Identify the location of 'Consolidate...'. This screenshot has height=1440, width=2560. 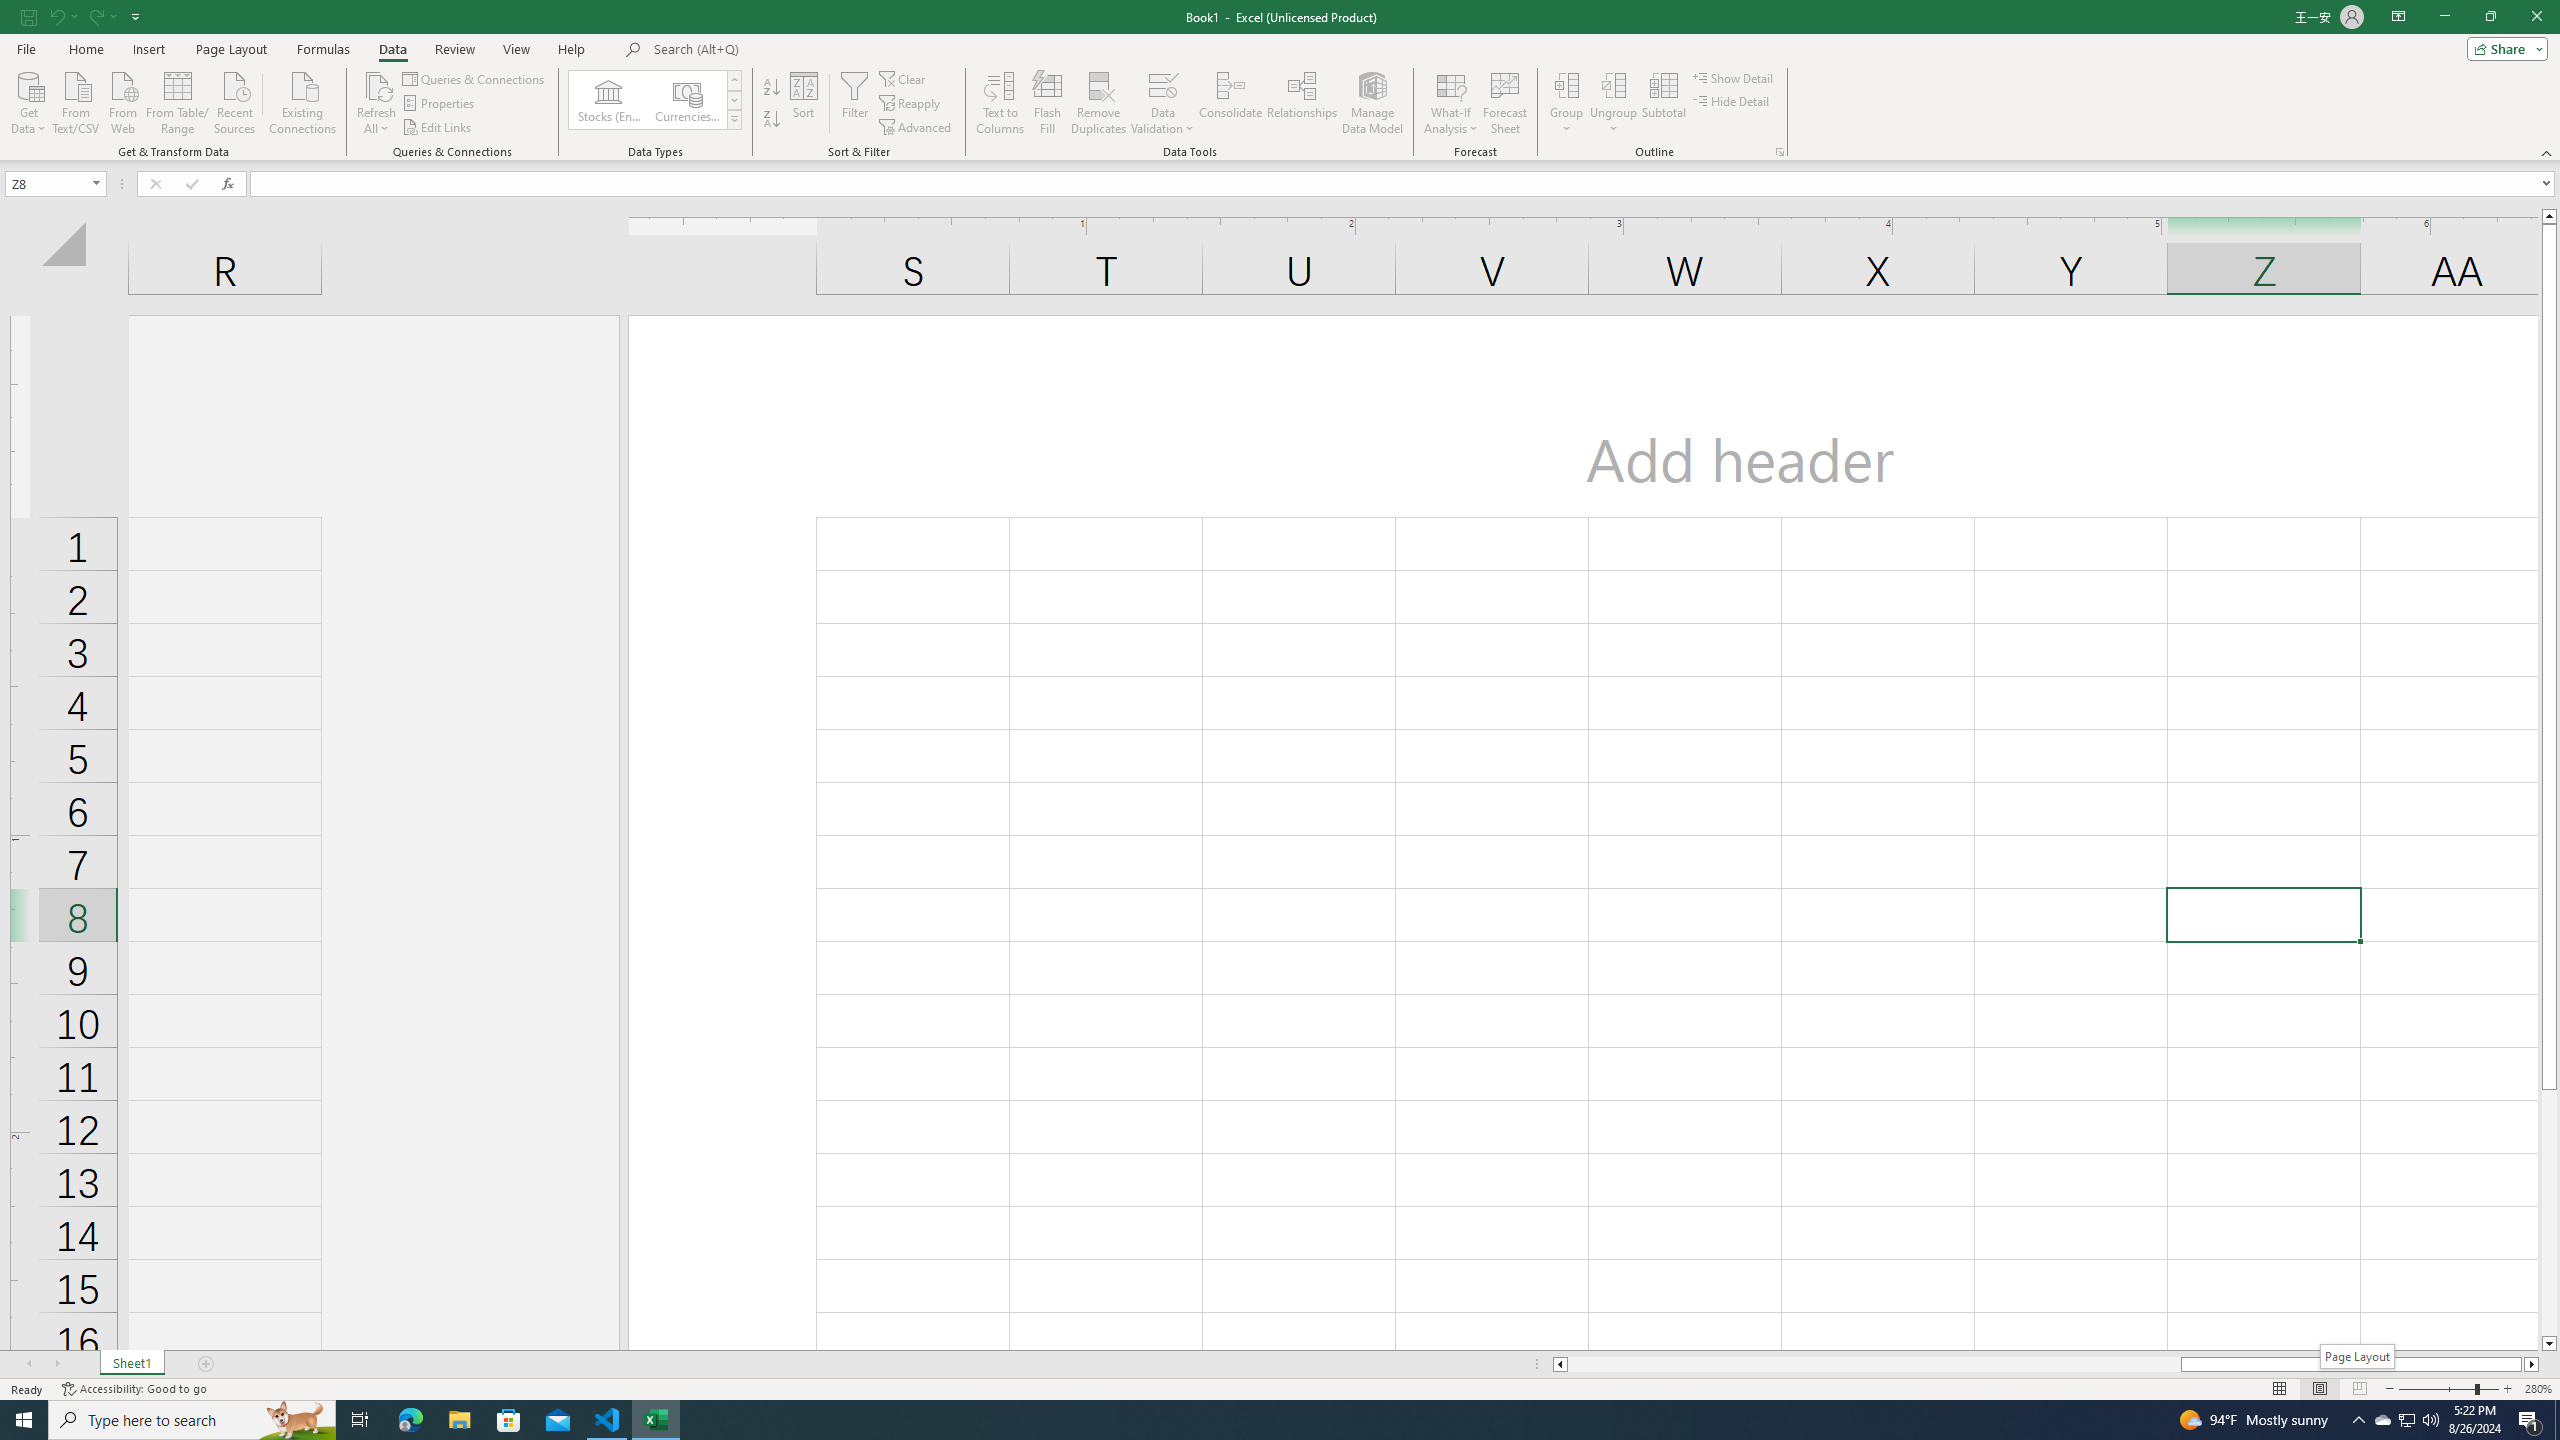
(1231, 103).